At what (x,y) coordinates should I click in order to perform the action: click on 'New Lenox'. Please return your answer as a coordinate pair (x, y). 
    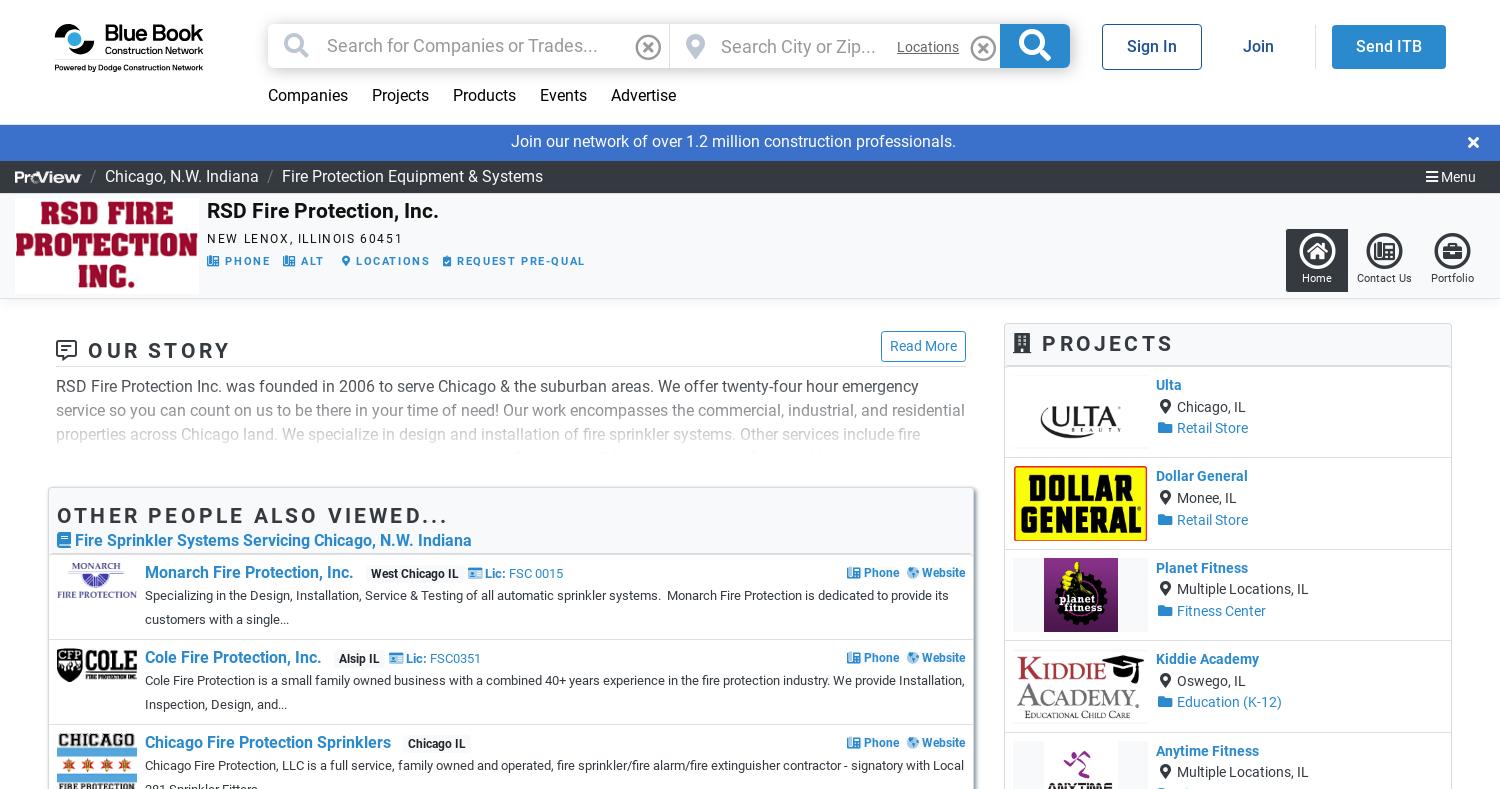
    Looking at the image, I should click on (246, 238).